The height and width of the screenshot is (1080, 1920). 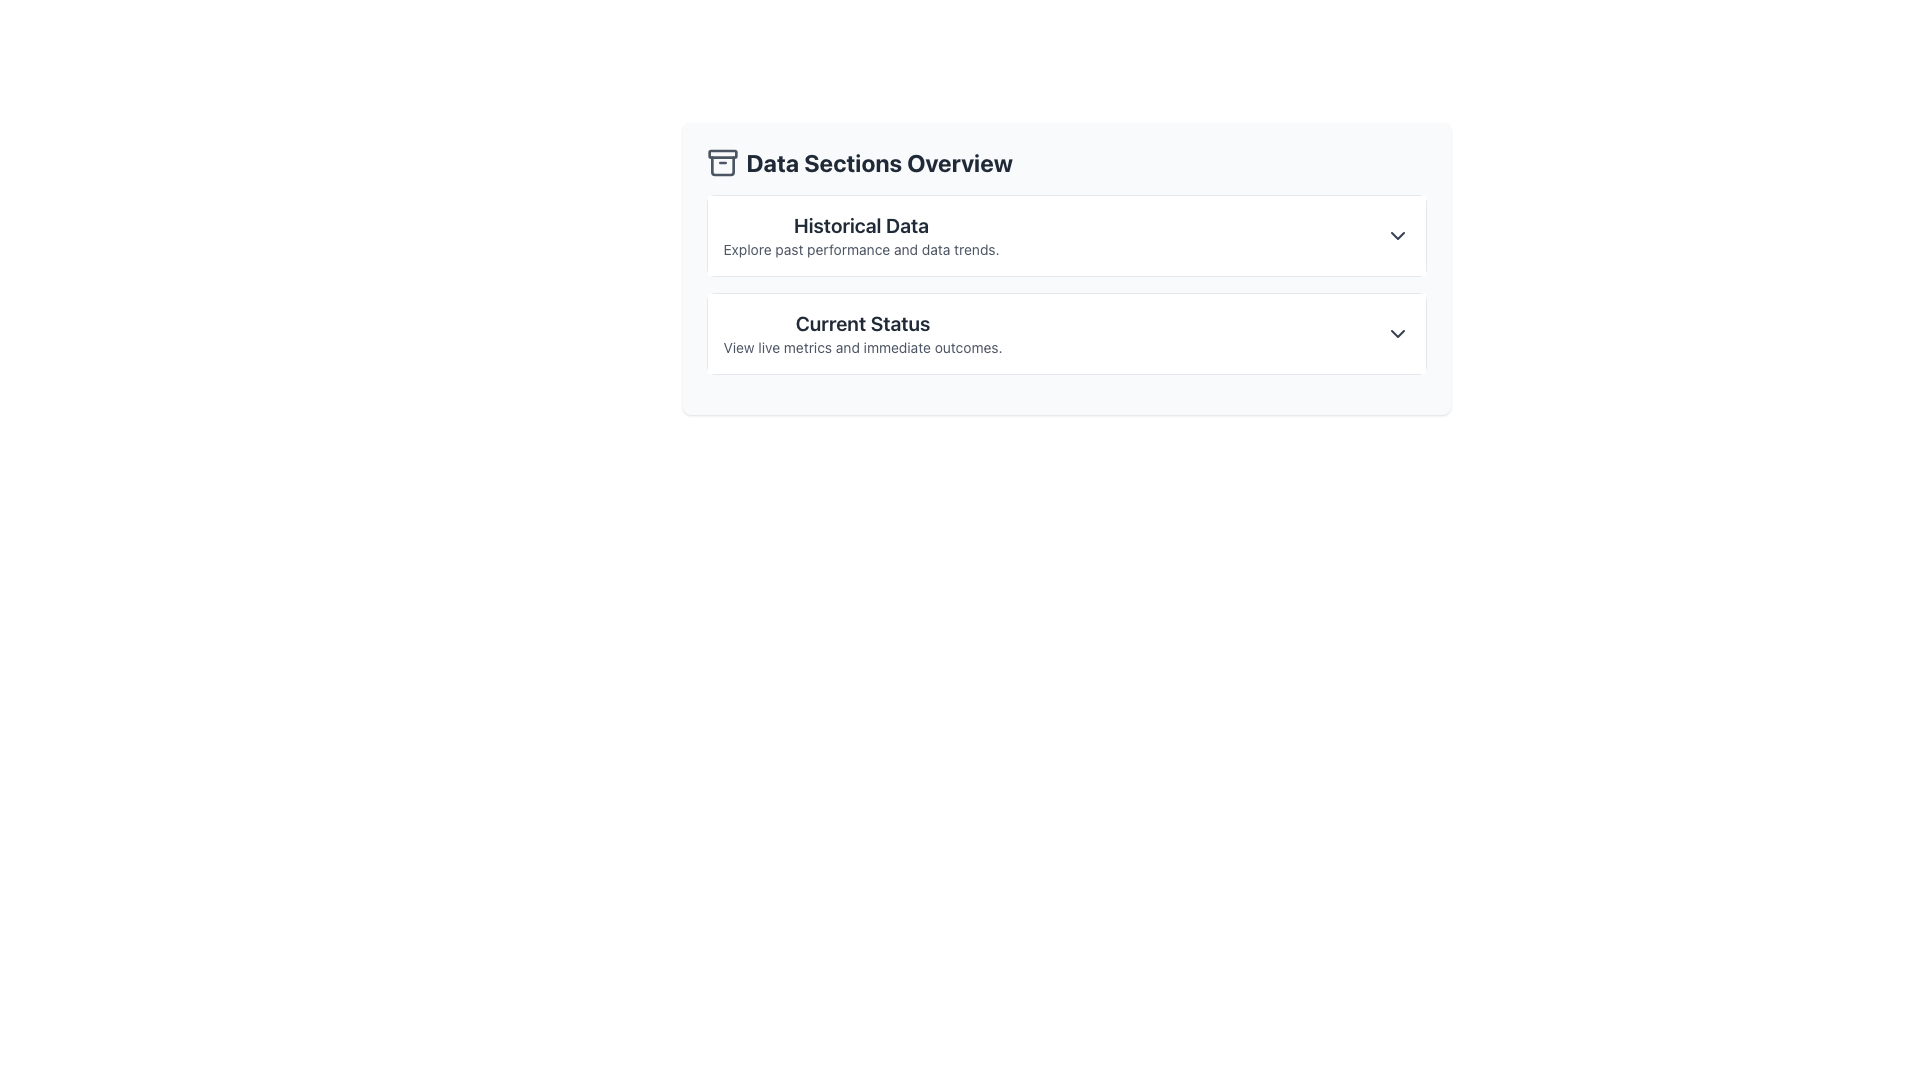 What do you see at coordinates (721, 153) in the screenshot?
I see `the lid of the archive box, which is represented by the first rectangular SVG shape in the top section of the icon` at bounding box center [721, 153].